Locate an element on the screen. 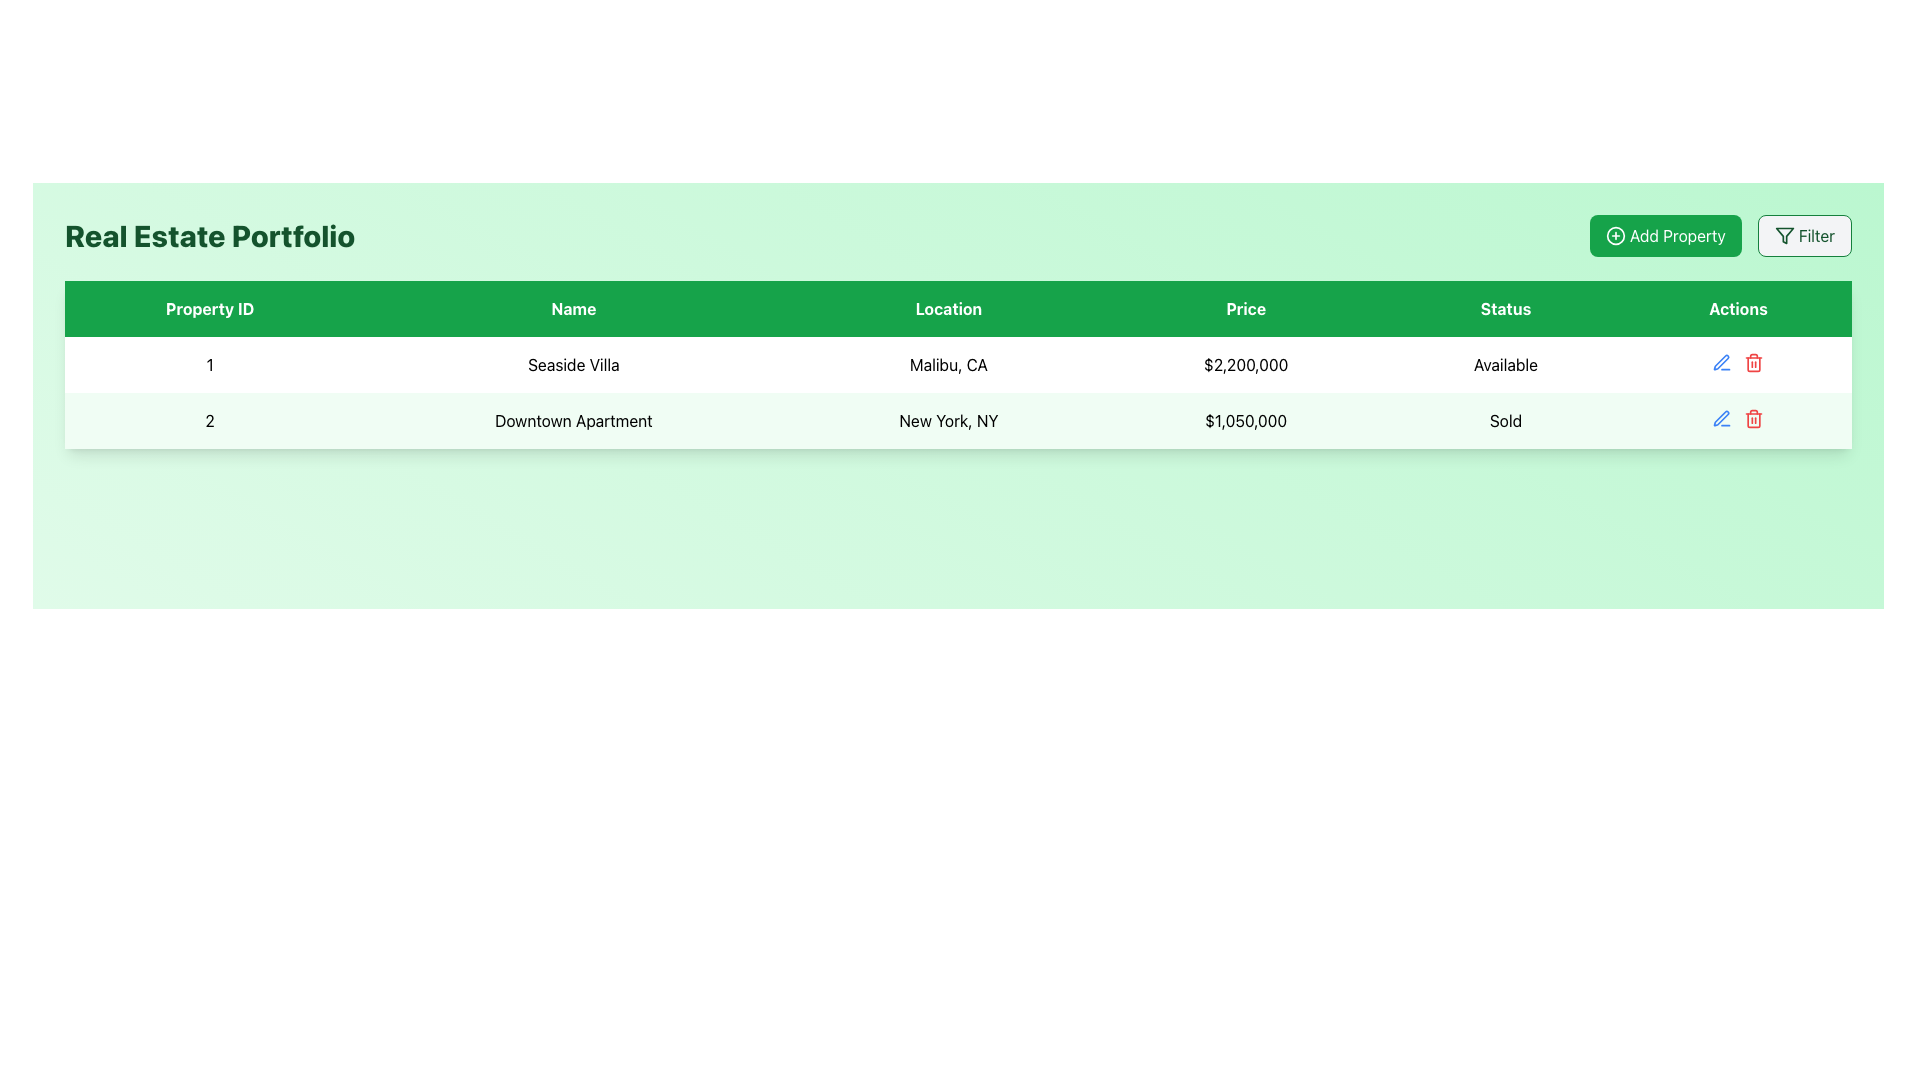  the Text label in the third column of the first row of the data table, which provides textual information about a property entry is located at coordinates (948, 365).